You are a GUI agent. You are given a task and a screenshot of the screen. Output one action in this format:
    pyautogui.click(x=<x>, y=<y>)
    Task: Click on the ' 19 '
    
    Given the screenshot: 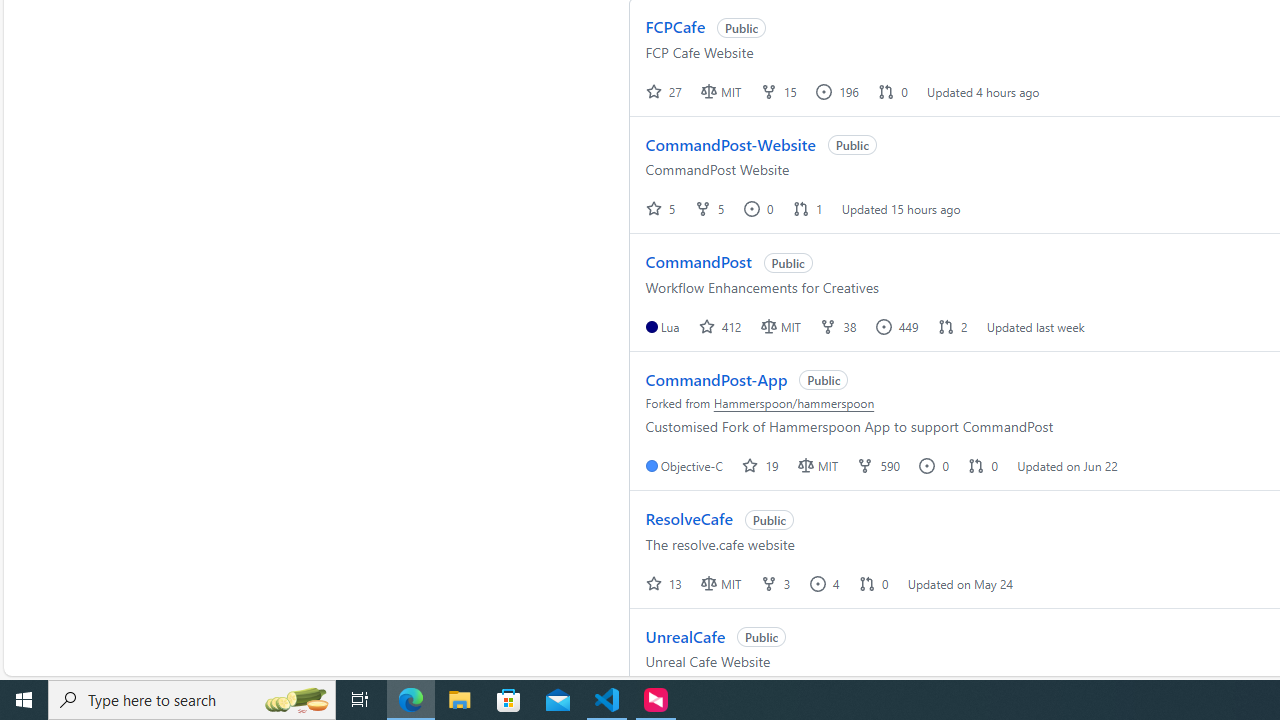 What is the action you would take?
    pyautogui.click(x=761, y=465)
    